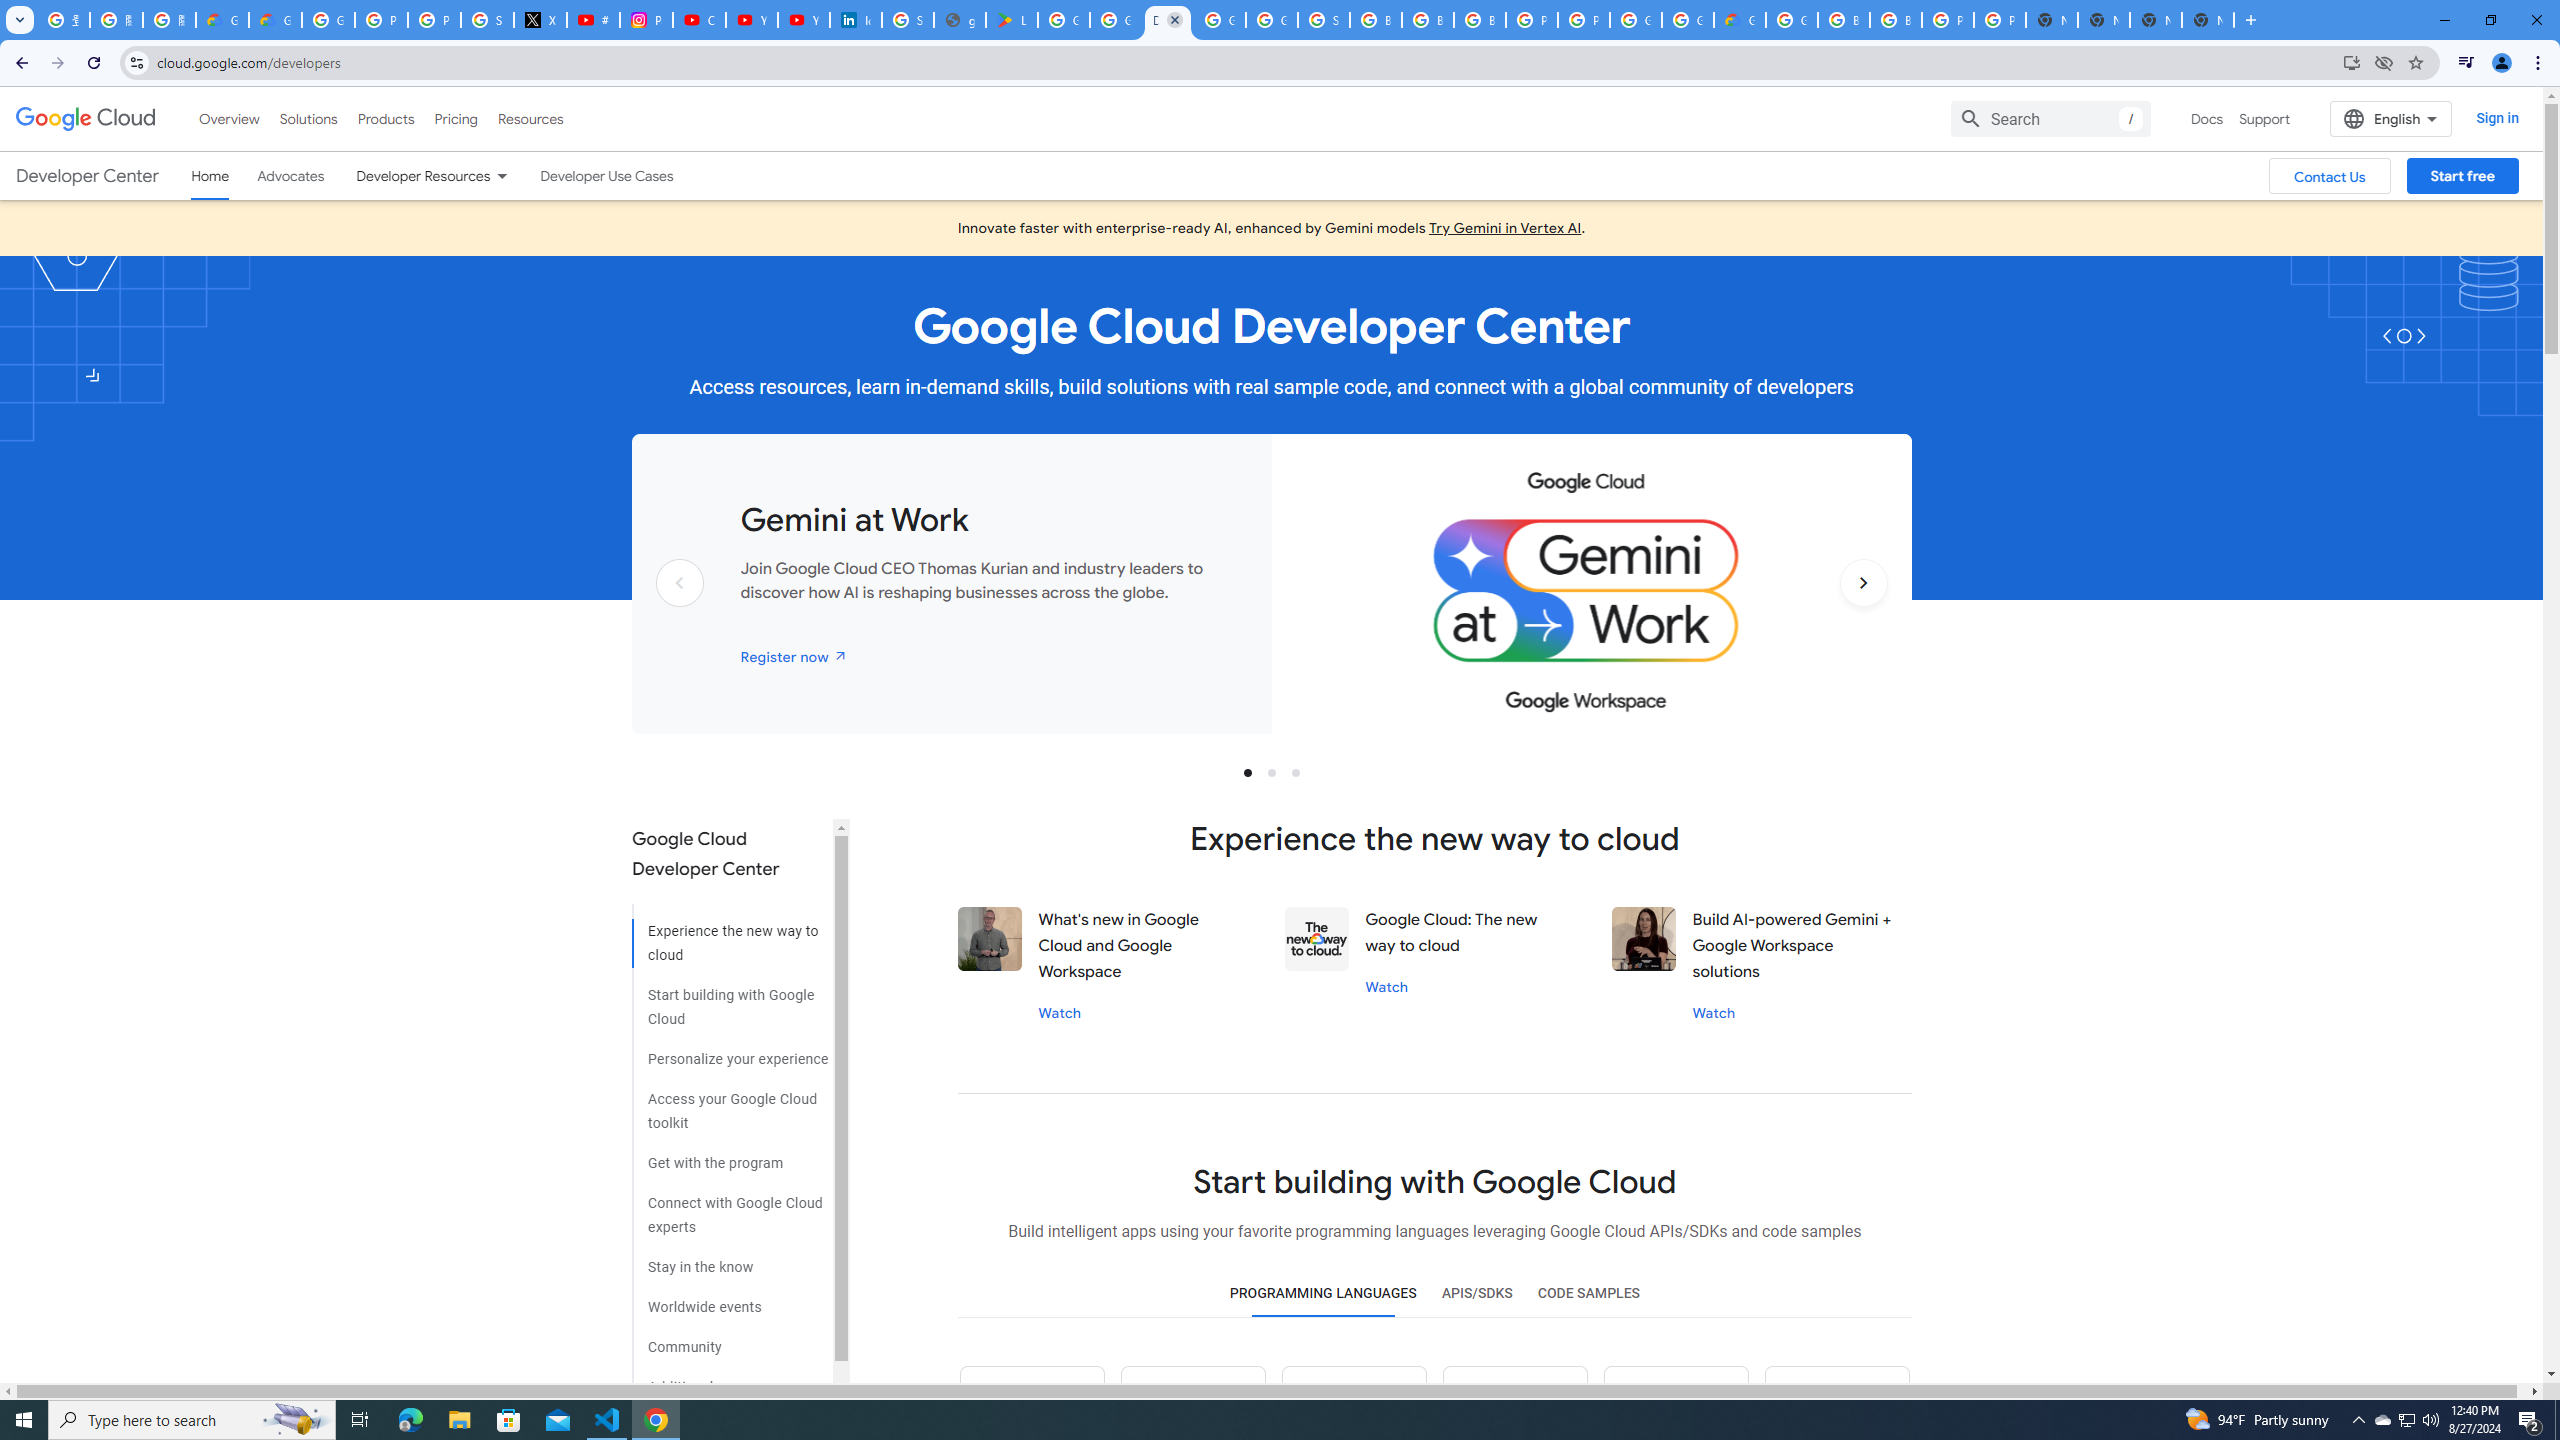 Image resolution: width=2560 pixels, height=1440 pixels. I want to click on 'Pricing', so click(456, 118).